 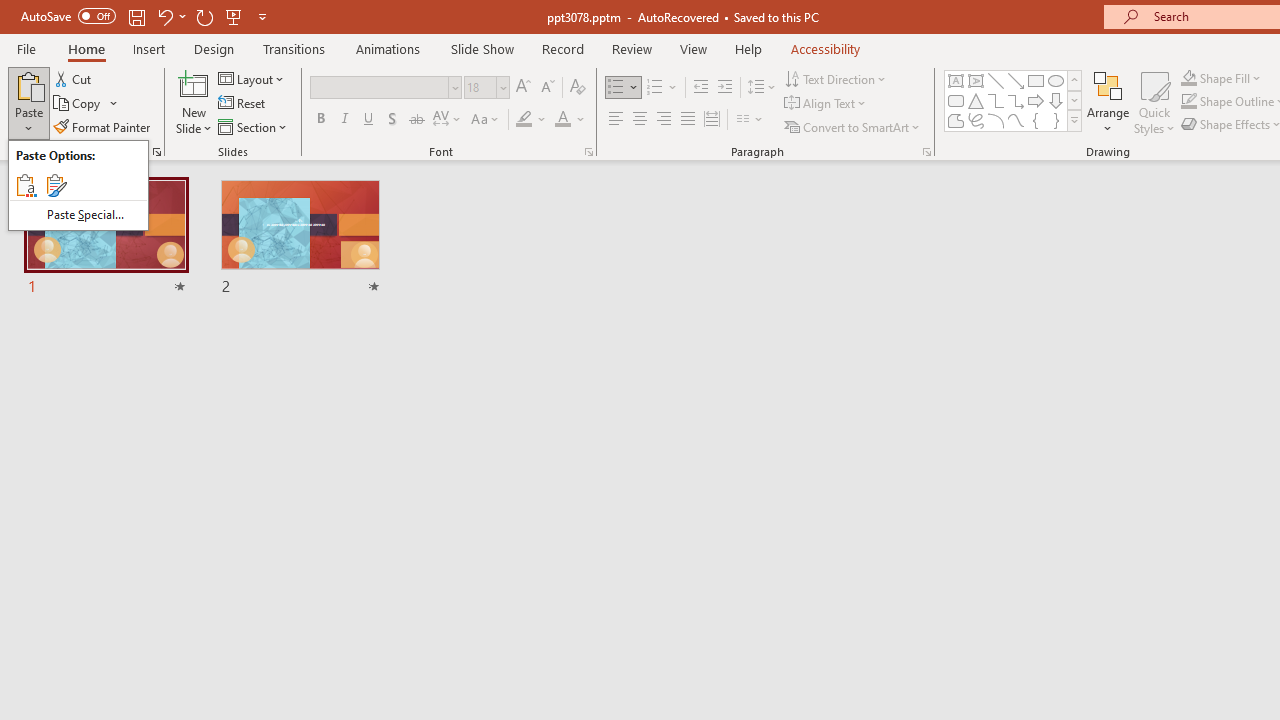 I want to click on 'Reset', so click(x=242, y=103).